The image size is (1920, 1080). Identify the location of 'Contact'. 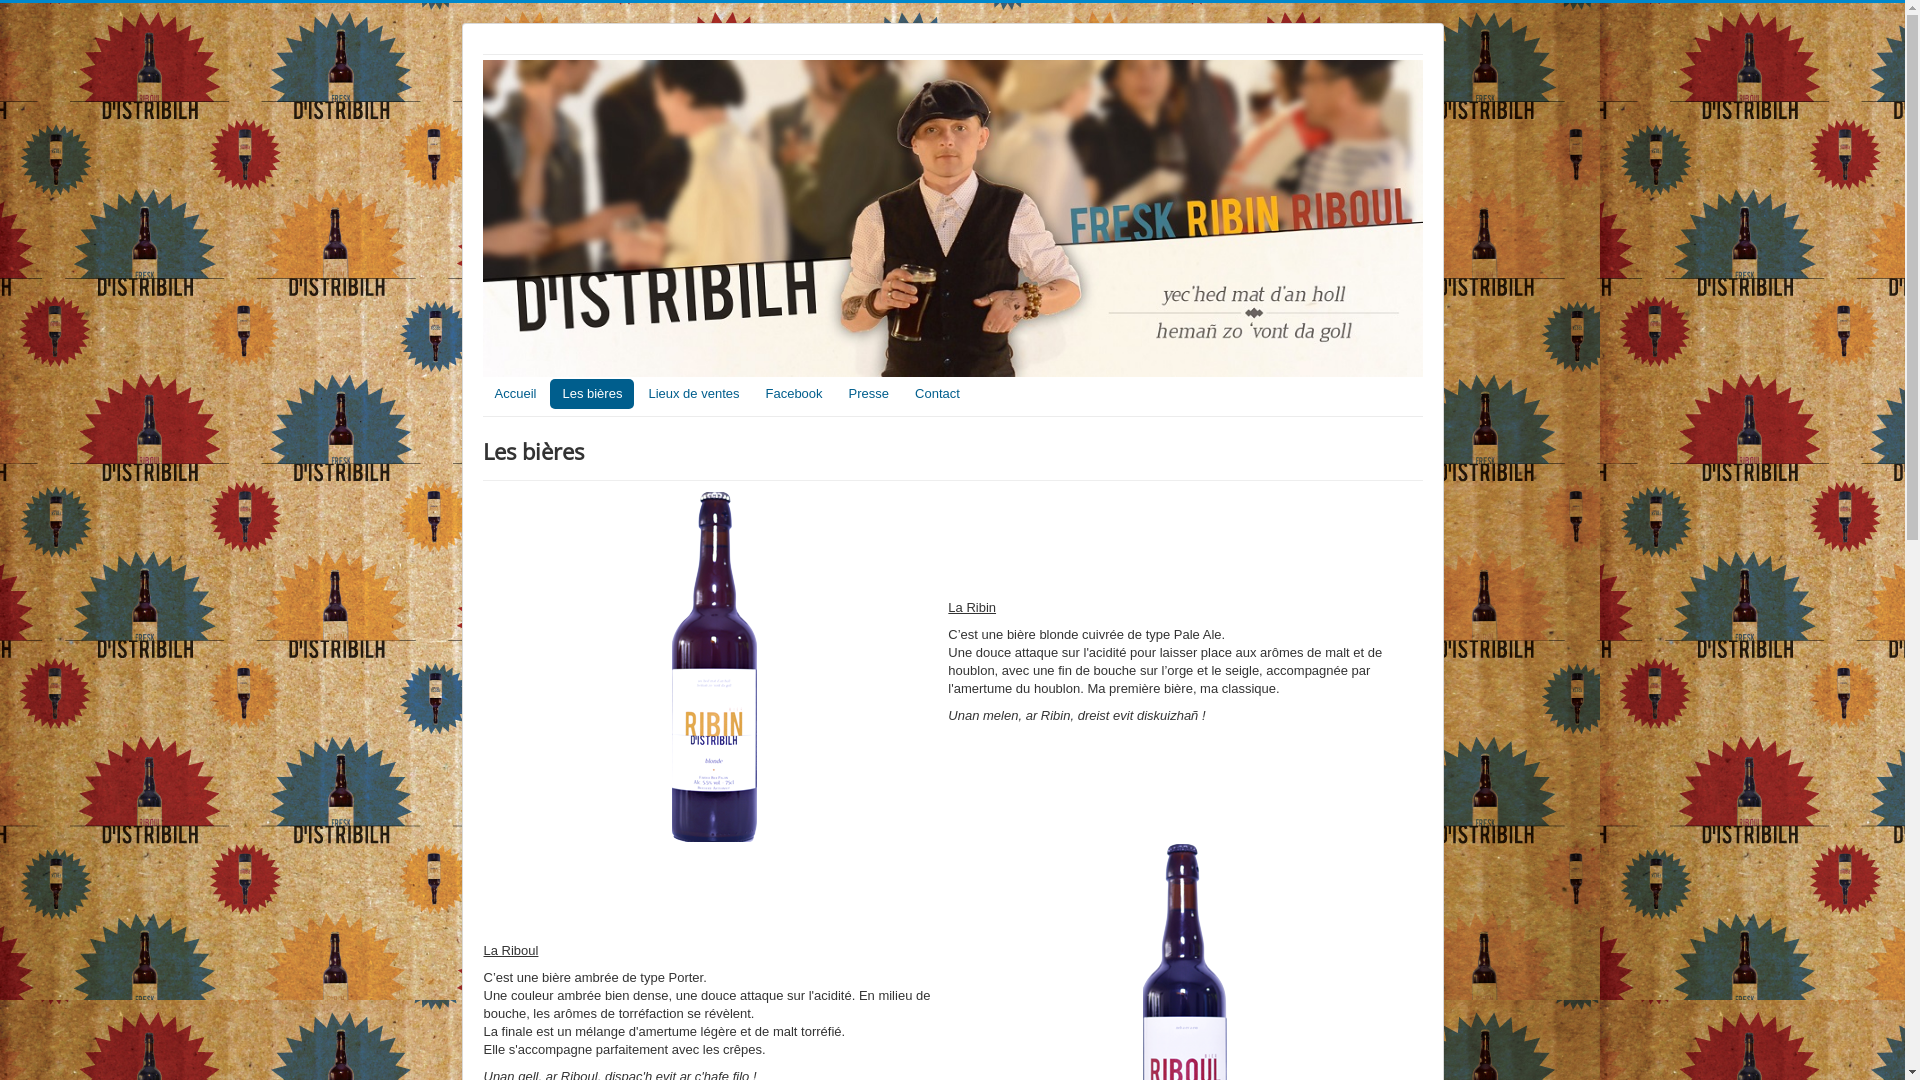
(936, 393).